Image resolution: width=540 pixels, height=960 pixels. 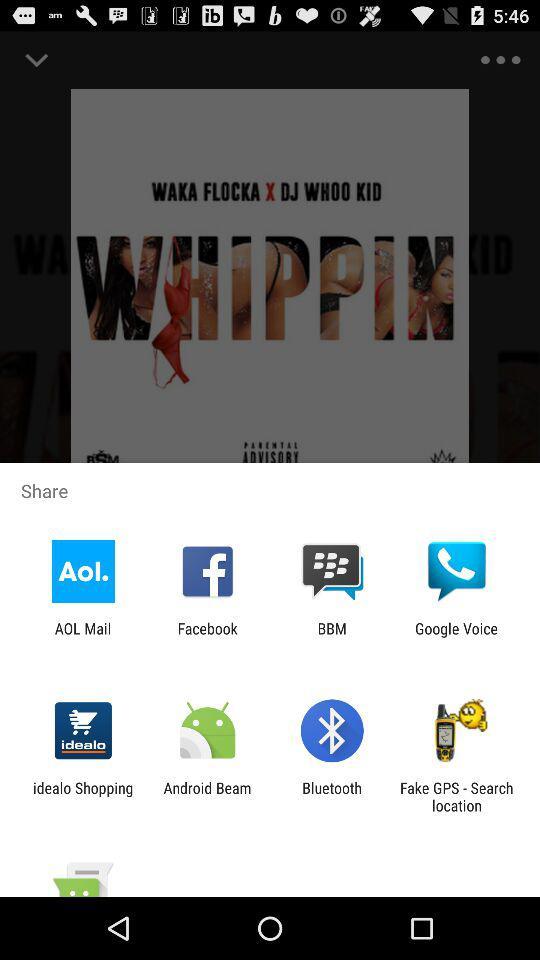 I want to click on the aol mail, so click(x=82, y=636).